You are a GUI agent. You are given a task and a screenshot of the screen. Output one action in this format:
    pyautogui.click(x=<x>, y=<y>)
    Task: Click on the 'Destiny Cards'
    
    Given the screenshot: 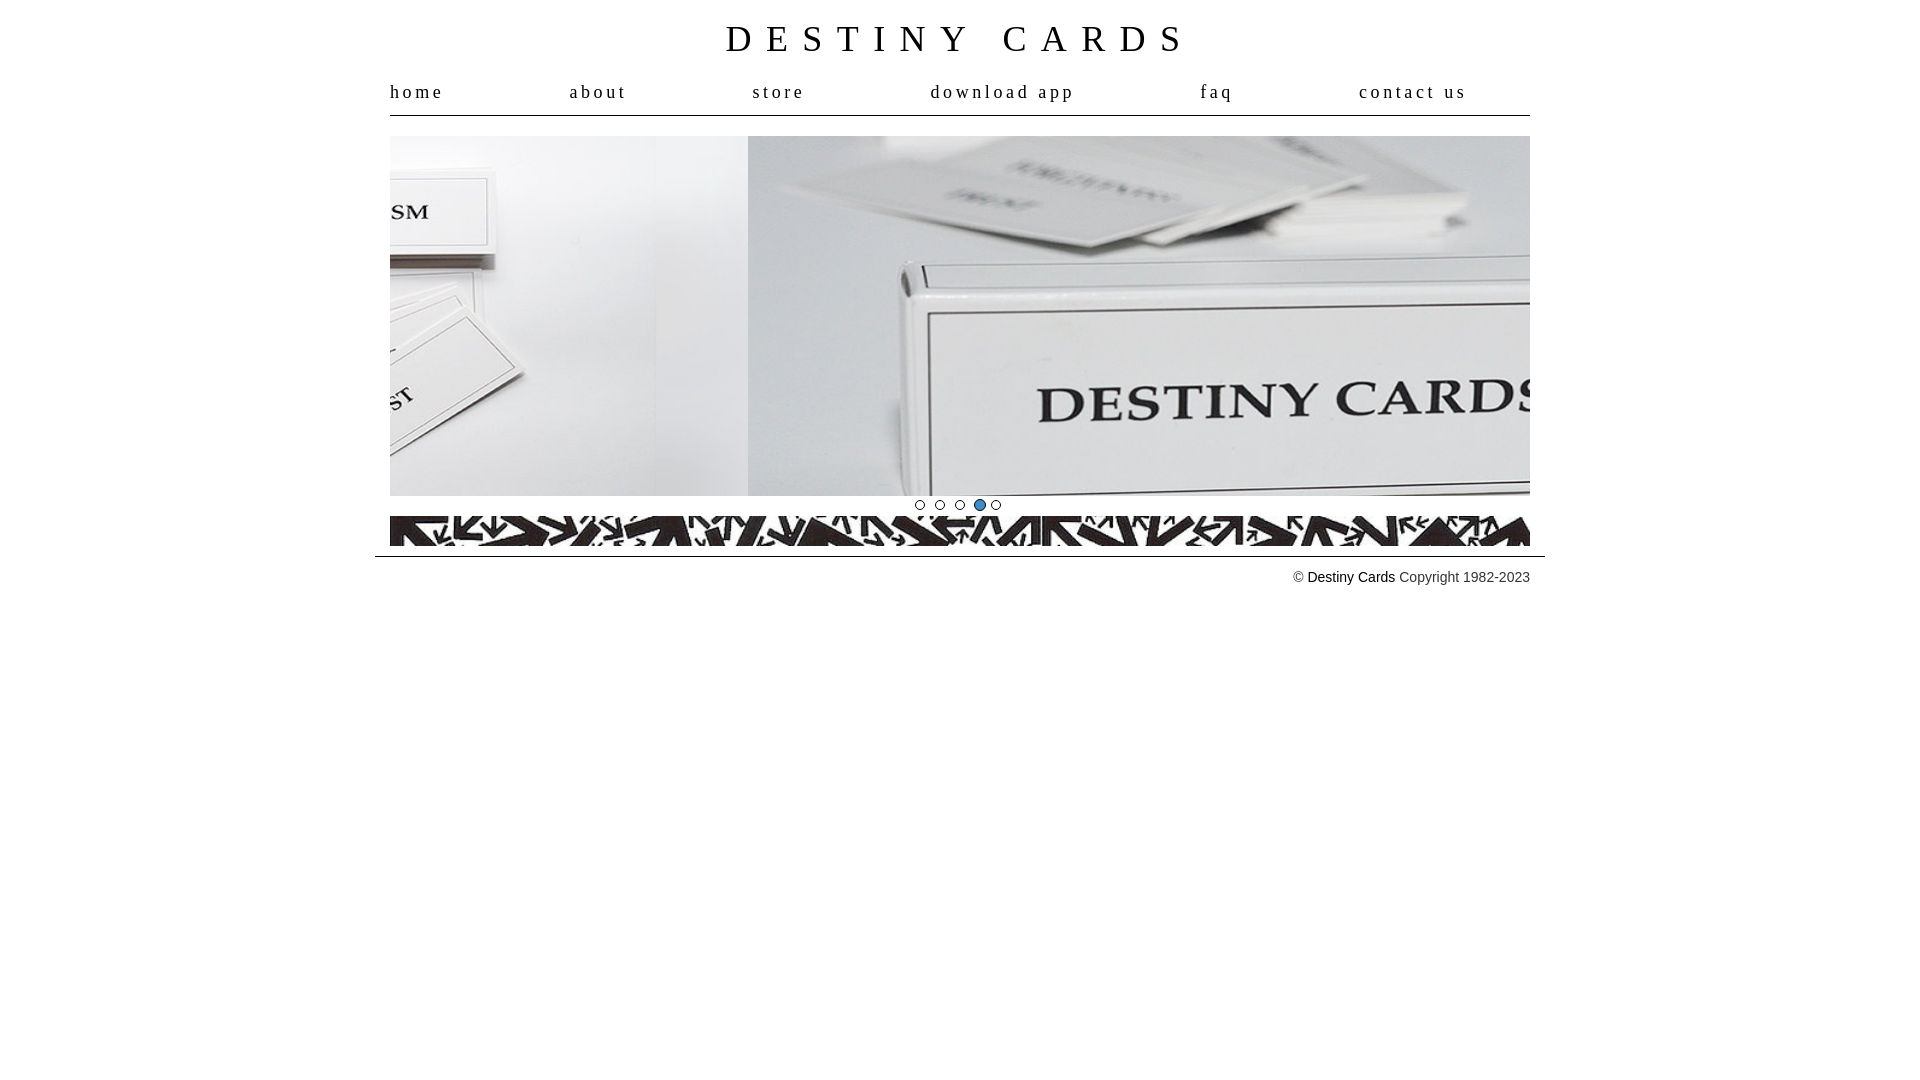 What is the action you would take?
    pyautogui.click(x=1350, y=577)
    